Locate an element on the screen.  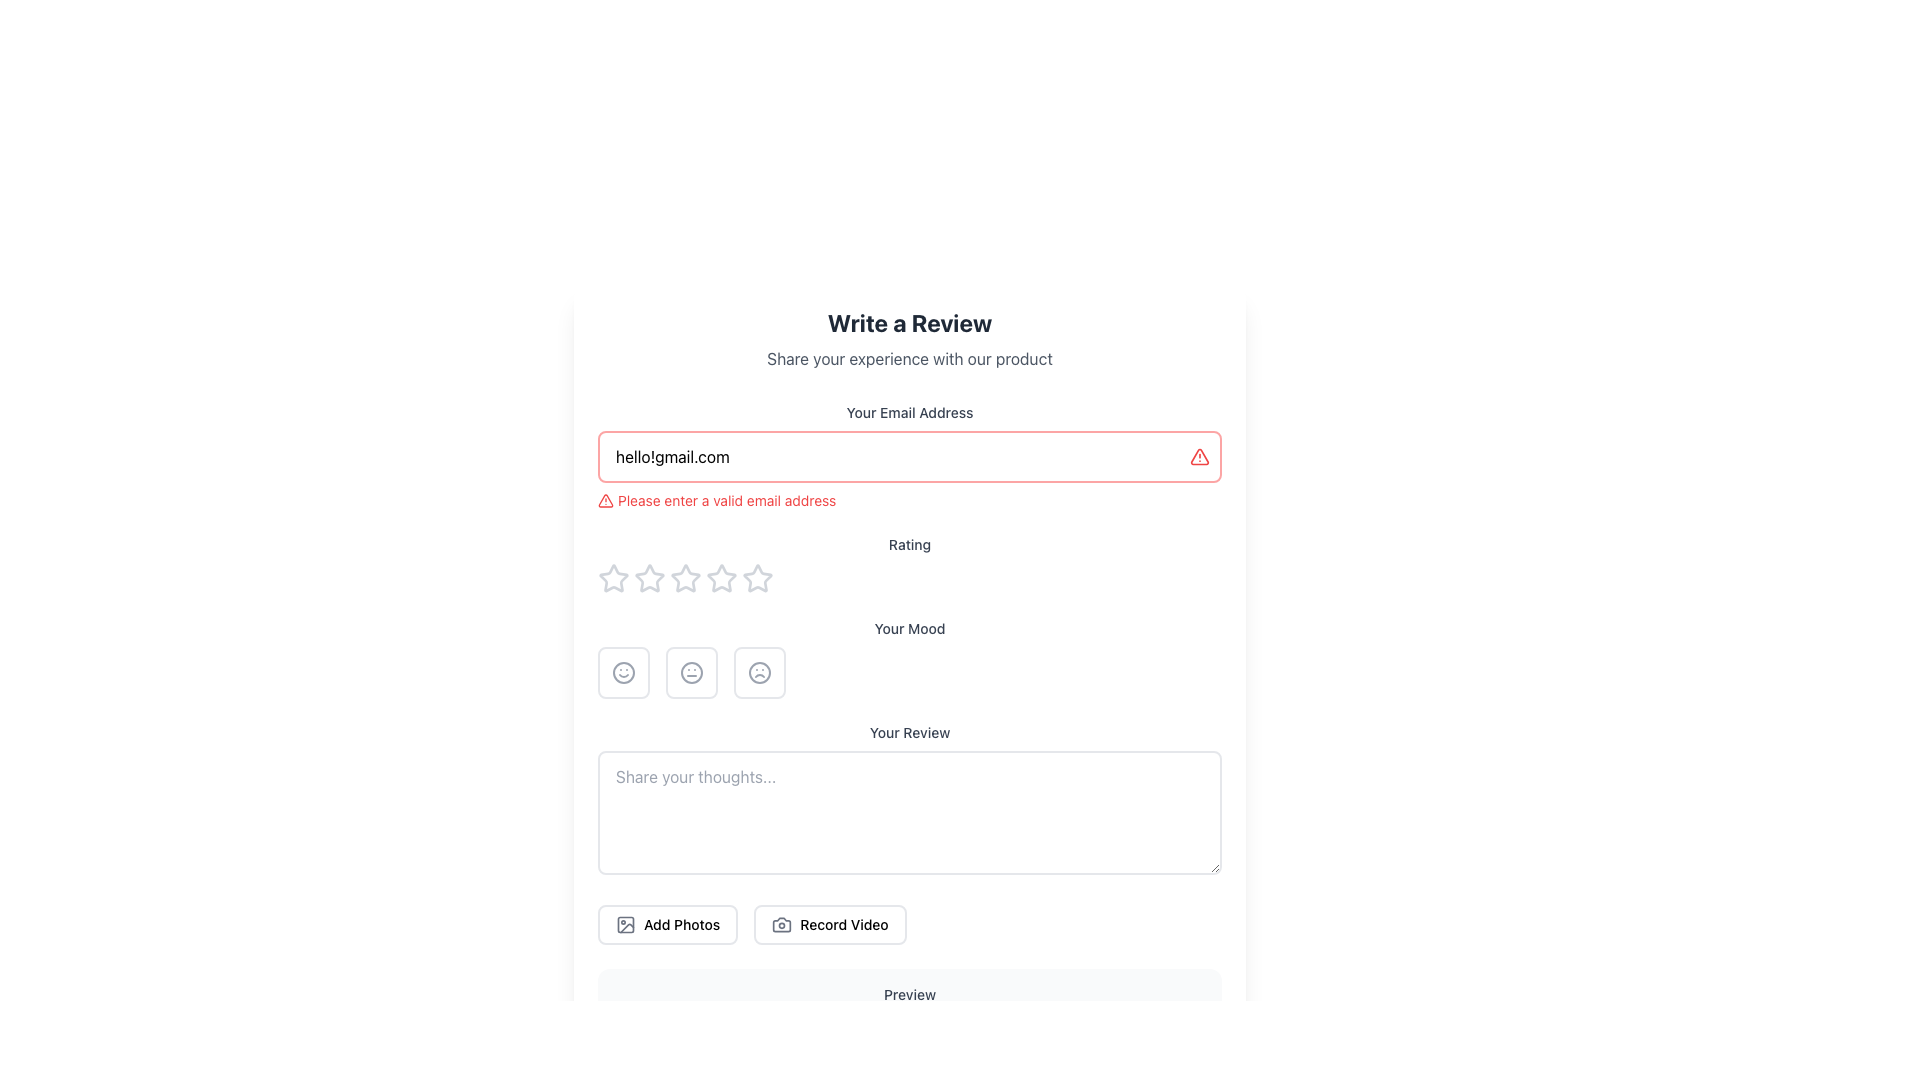
the 'Add Photos' button, which is a rectangular button with rounded edges, white background, gray border, and contains a photo frame icon followed by the text 'Add Photos', located to the left of the 'Record Video' button is located at coordinates (667, 925).